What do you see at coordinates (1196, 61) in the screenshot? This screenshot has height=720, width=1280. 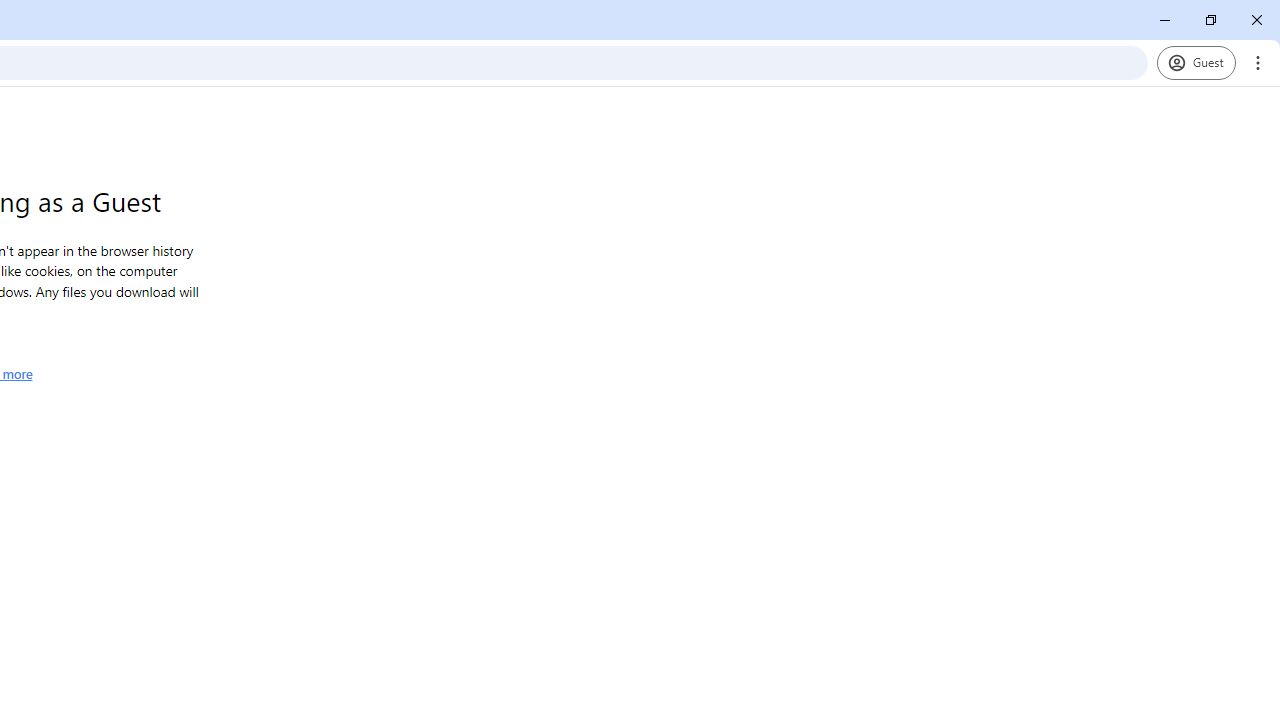 I see `'Guest'` at bounding box center [1196, 61].